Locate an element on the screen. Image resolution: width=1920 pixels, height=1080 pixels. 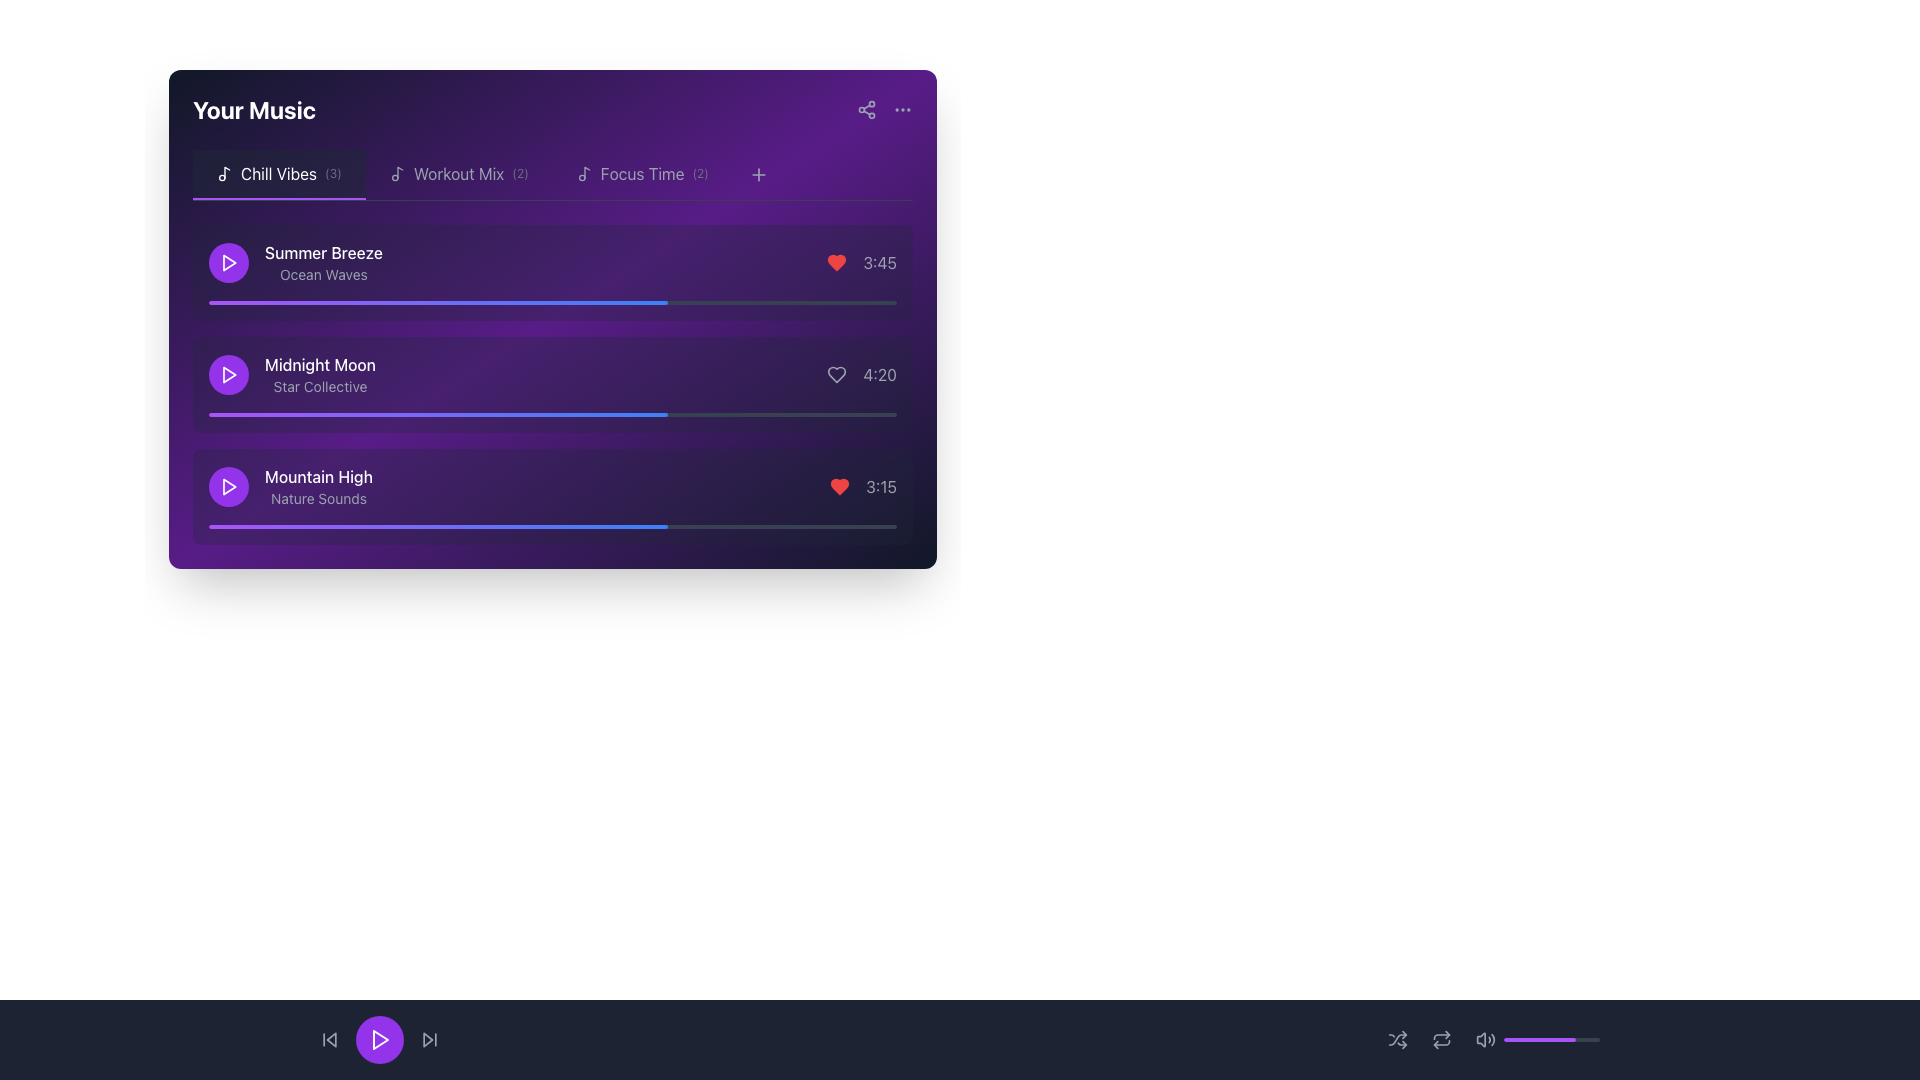
the shuffle icon button, which is represented by a pair of crossing arrows and is located at the bottom center of the interface is located at coordinates (1396, 1039).